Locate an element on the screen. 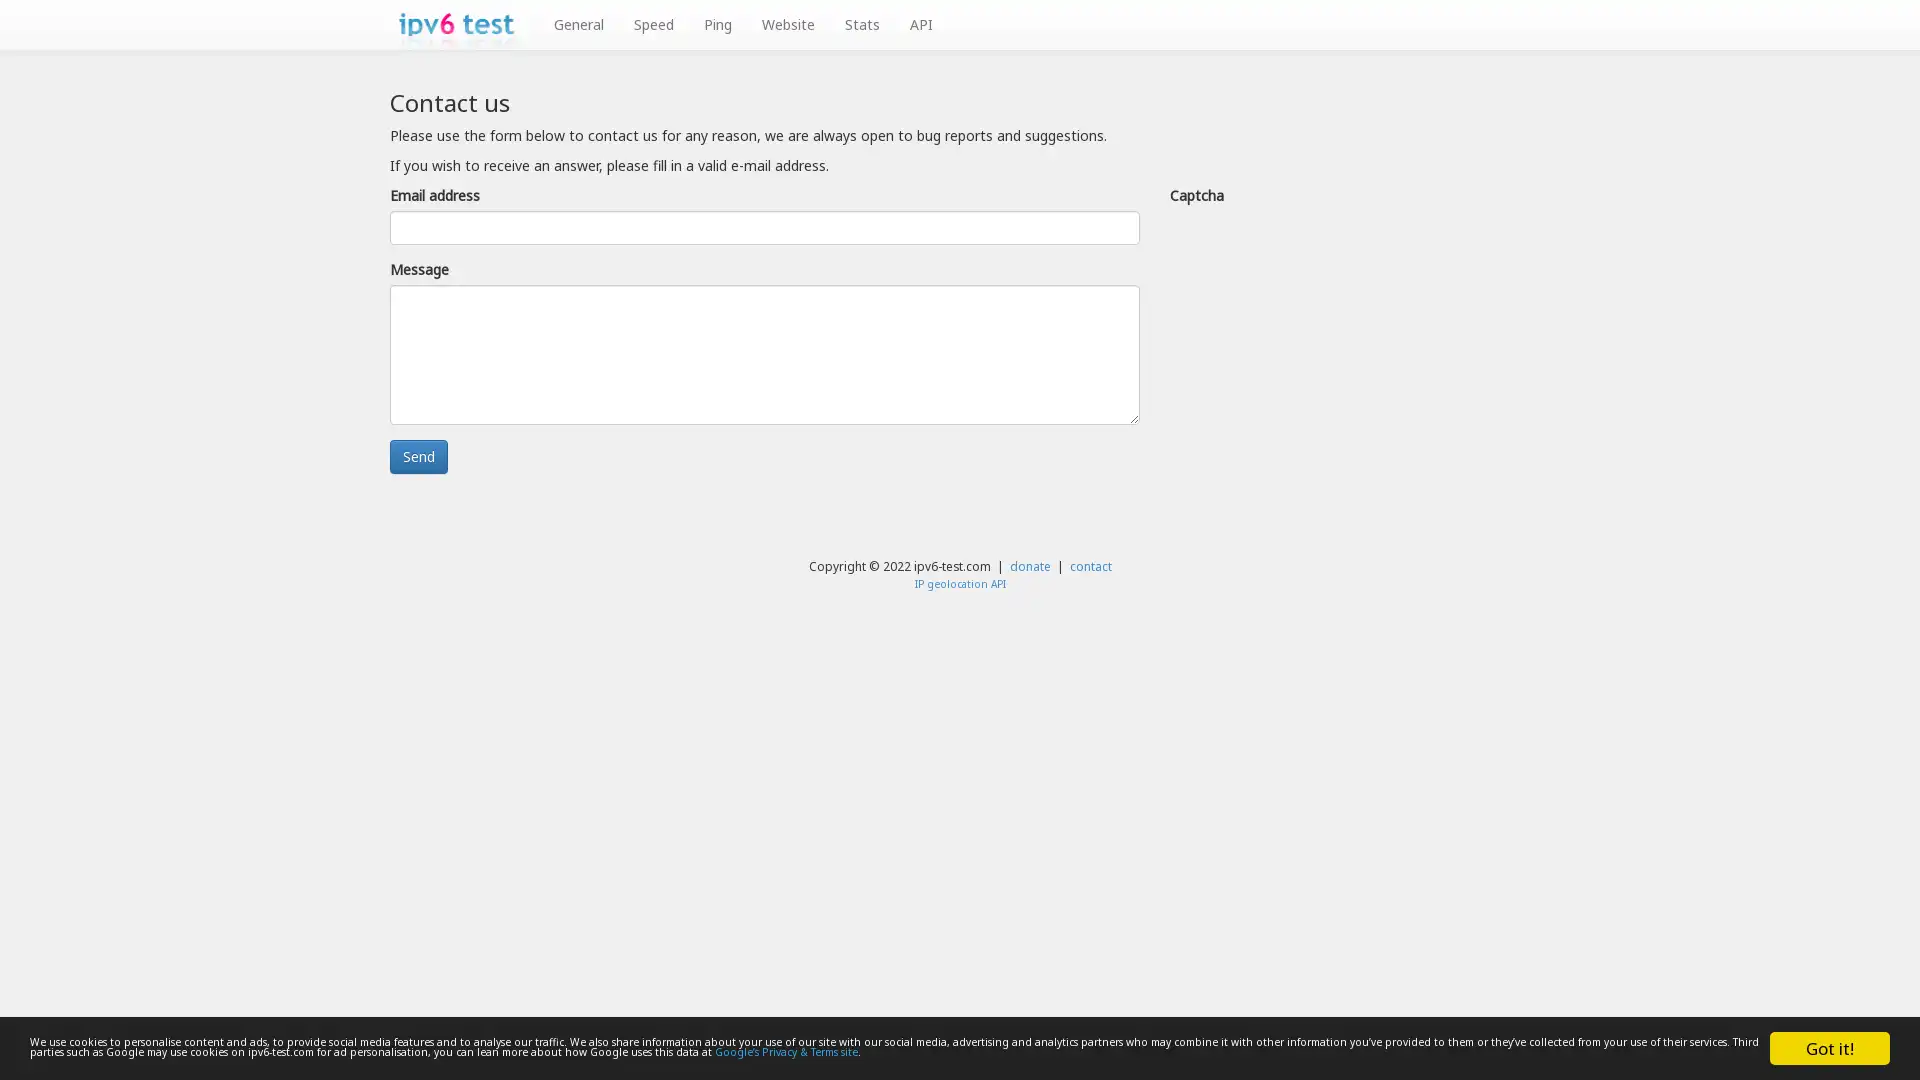  Send is located at coordinates (417, 456).